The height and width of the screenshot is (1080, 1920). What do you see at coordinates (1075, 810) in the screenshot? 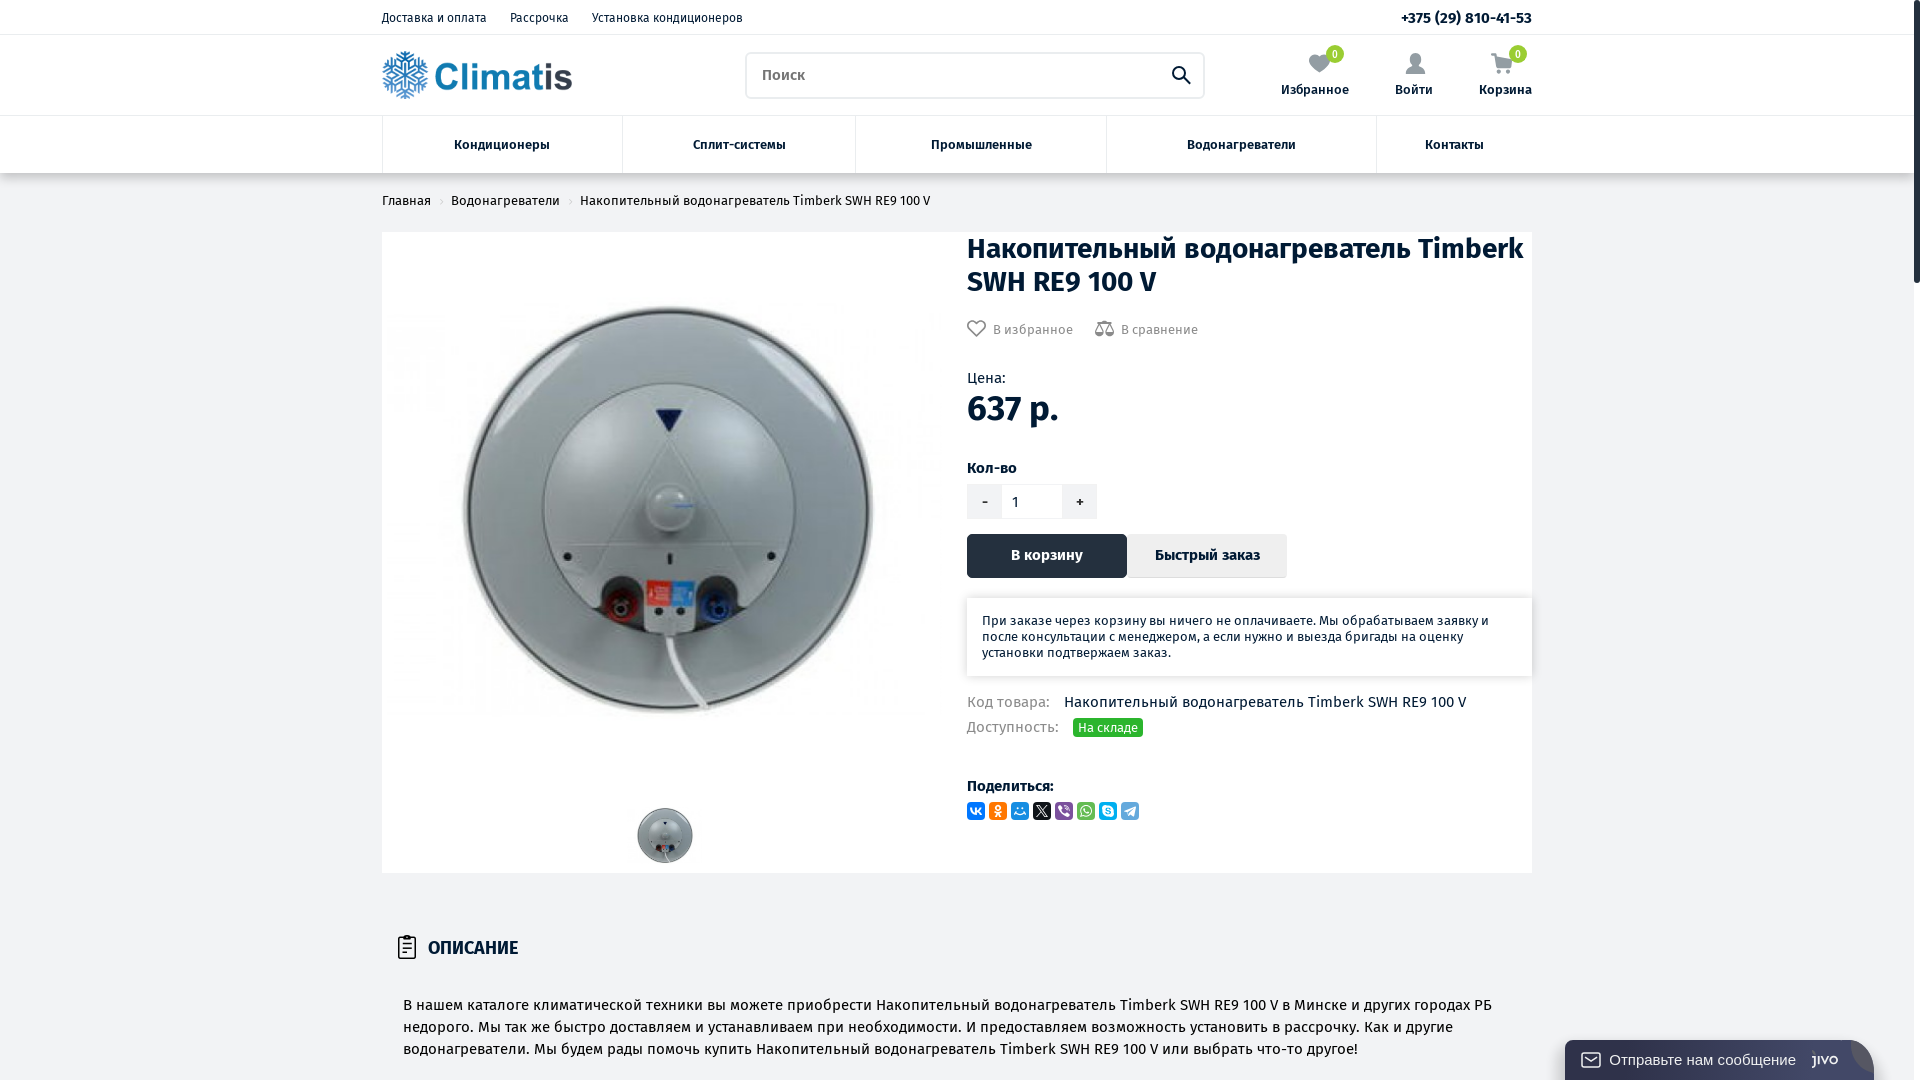
I see `'WhatsApp'` at bounding box center [1075, 810].